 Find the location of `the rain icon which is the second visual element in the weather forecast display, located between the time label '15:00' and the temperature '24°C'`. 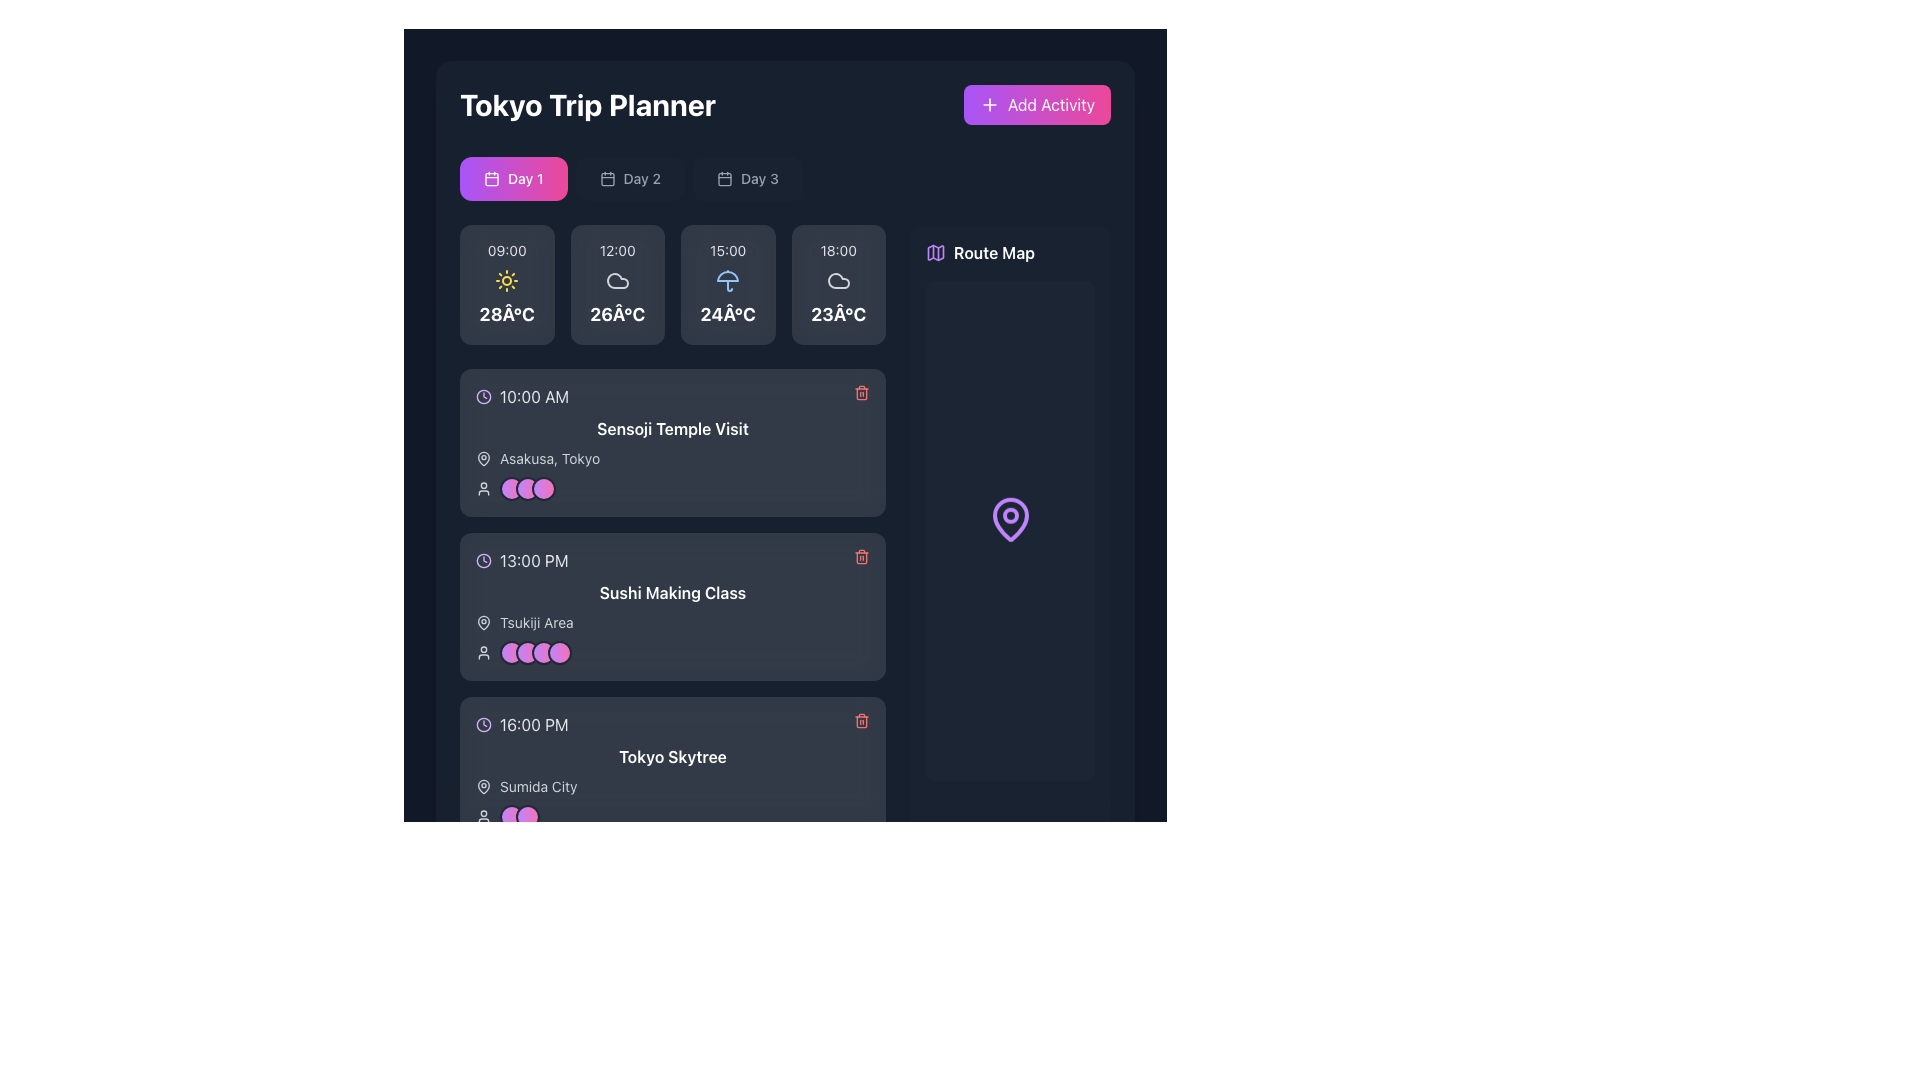

the rain icon which is the second visual element in the weather forecast display, located between the time label '15:00' and the temperature '24°C' is located at coordinates (727, 281).